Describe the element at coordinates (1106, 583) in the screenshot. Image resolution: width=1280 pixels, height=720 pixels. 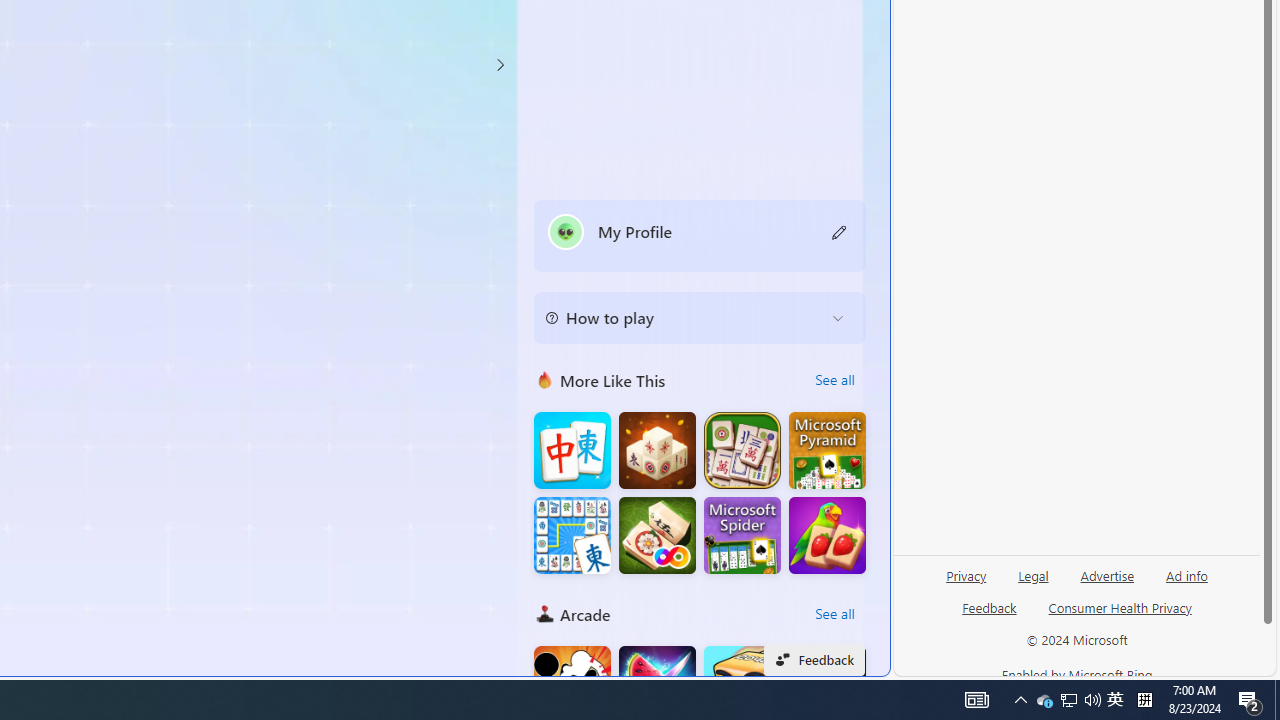
I see `'Advertise'` at that location.